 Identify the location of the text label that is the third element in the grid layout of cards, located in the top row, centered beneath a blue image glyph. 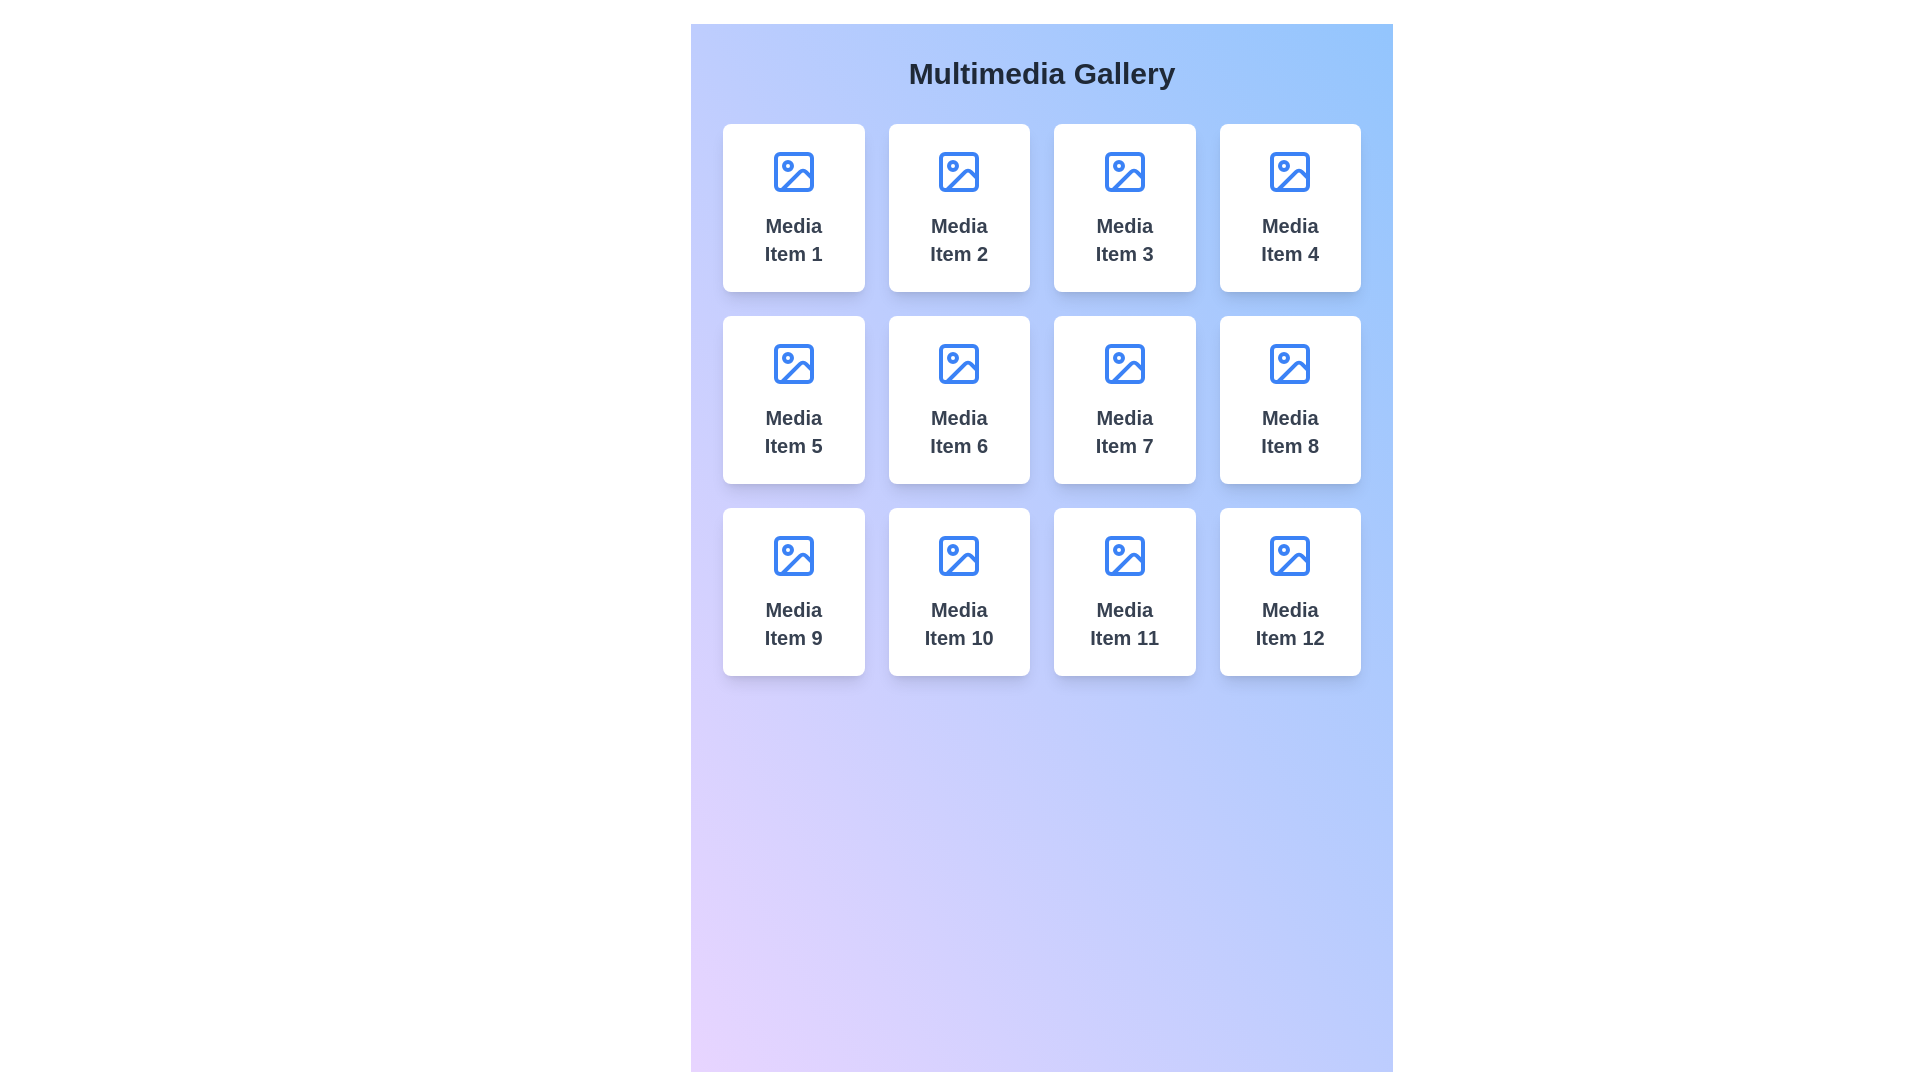
(1124, 238).